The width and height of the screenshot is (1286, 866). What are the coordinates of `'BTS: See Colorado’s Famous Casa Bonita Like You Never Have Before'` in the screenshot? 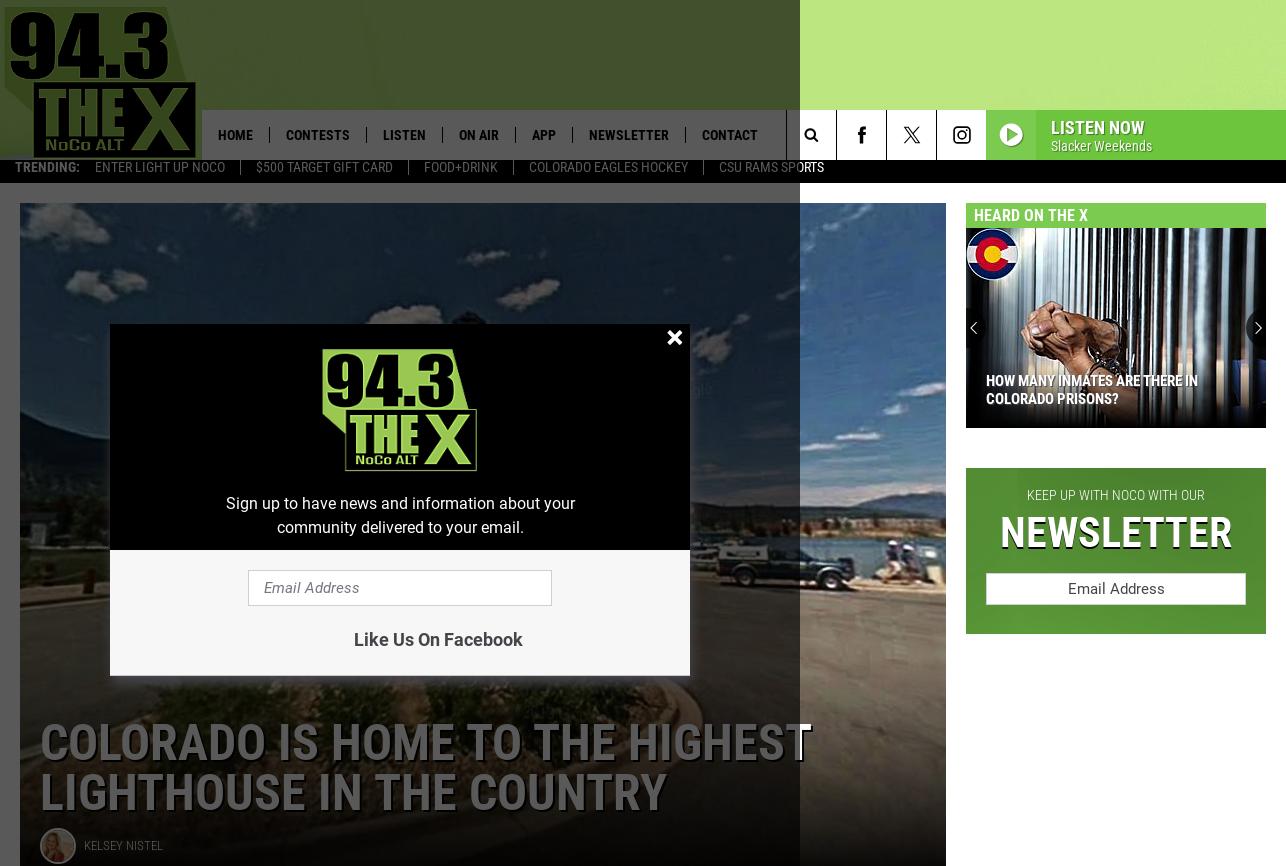 It's located at (1100, 397).